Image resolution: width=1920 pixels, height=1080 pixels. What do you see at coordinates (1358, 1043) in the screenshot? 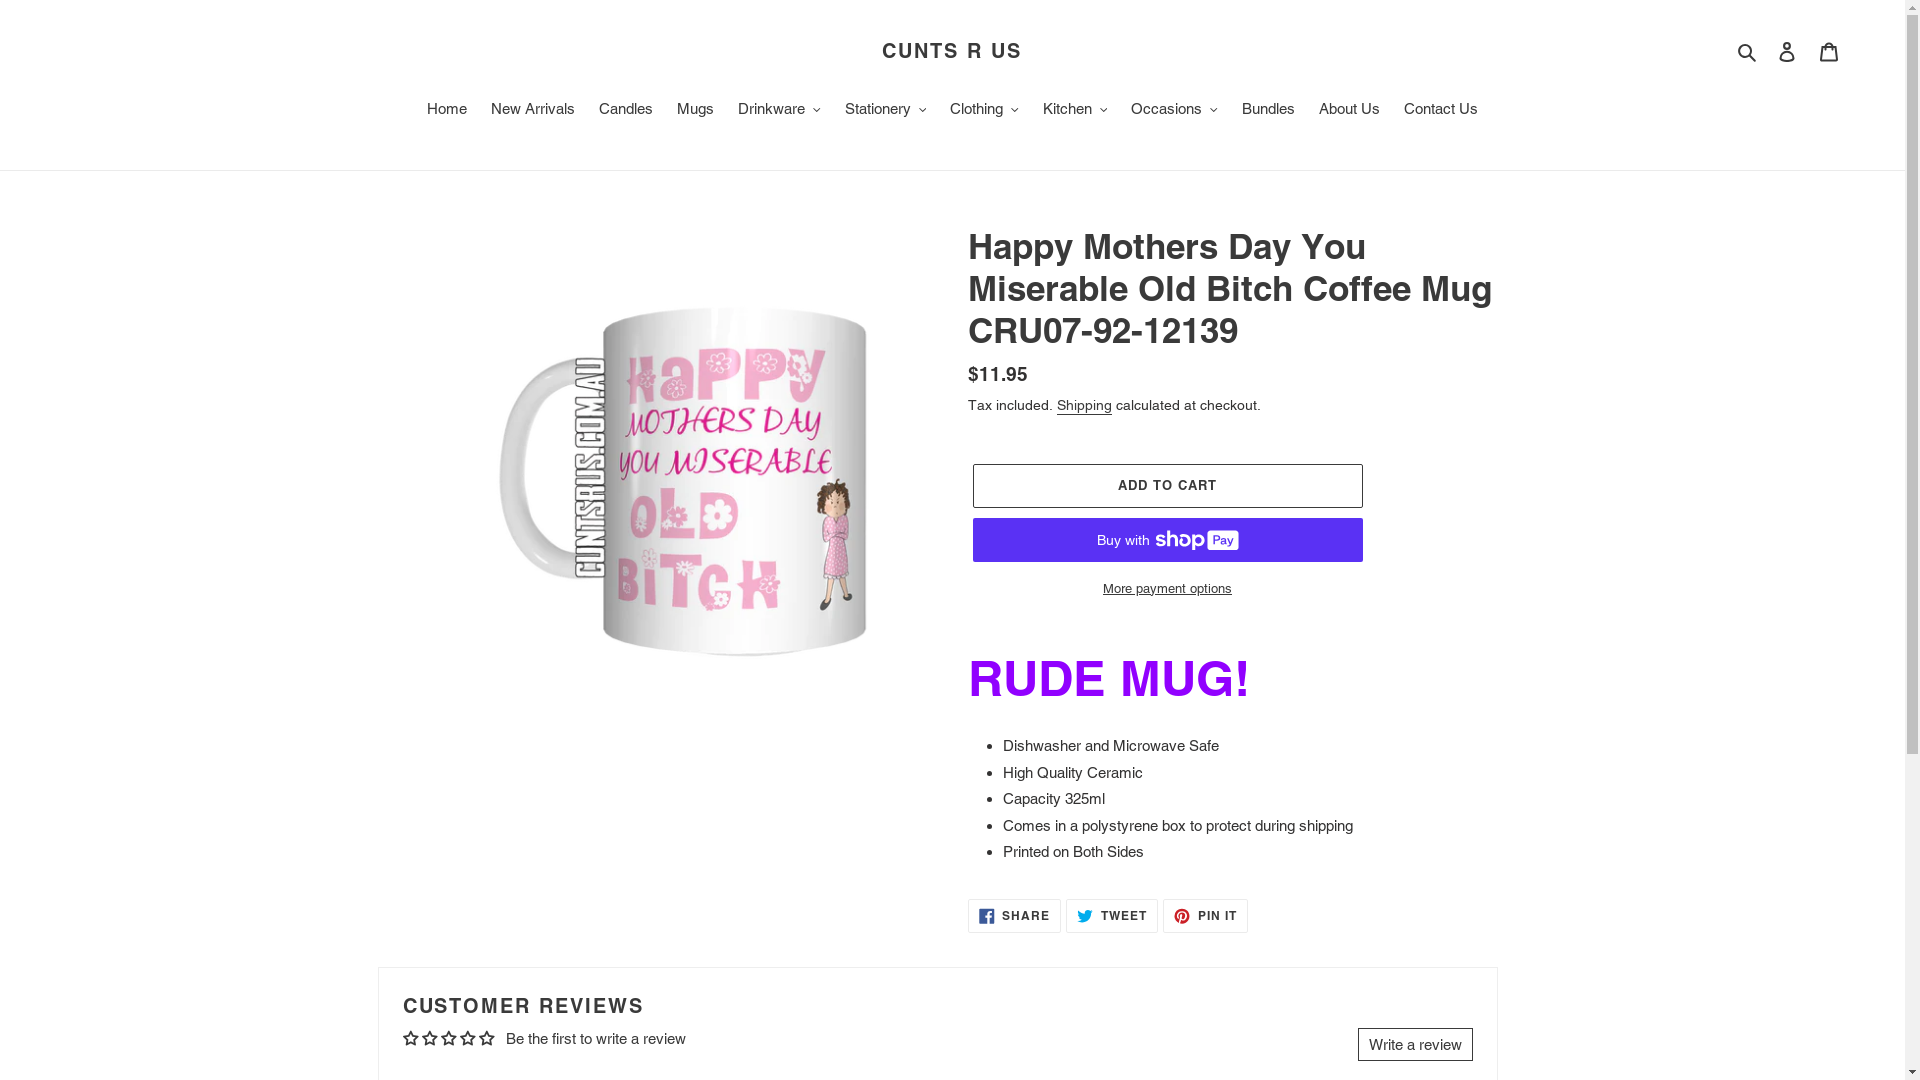
I see `'Write a review'` at bounding box center [1358, 1043].